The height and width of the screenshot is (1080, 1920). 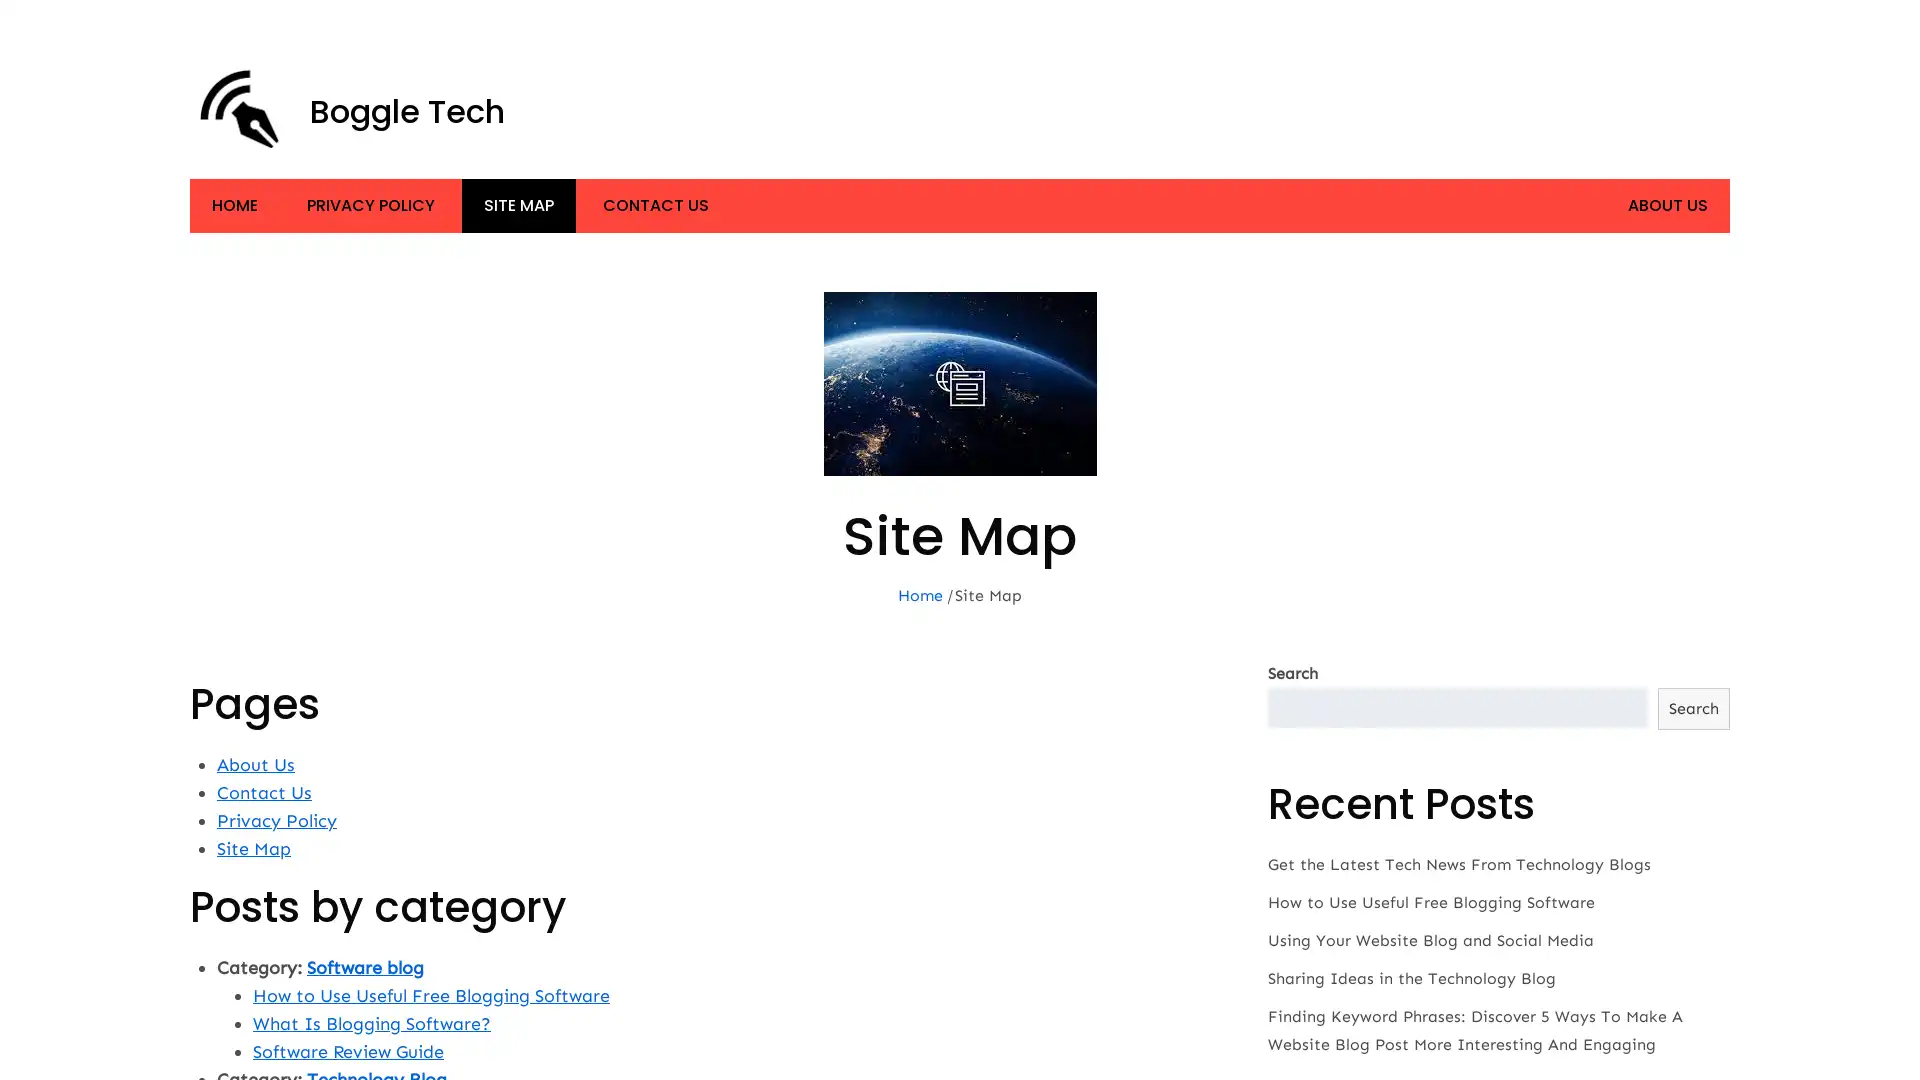 I want to click on Search, so click(x=1693, y=651).